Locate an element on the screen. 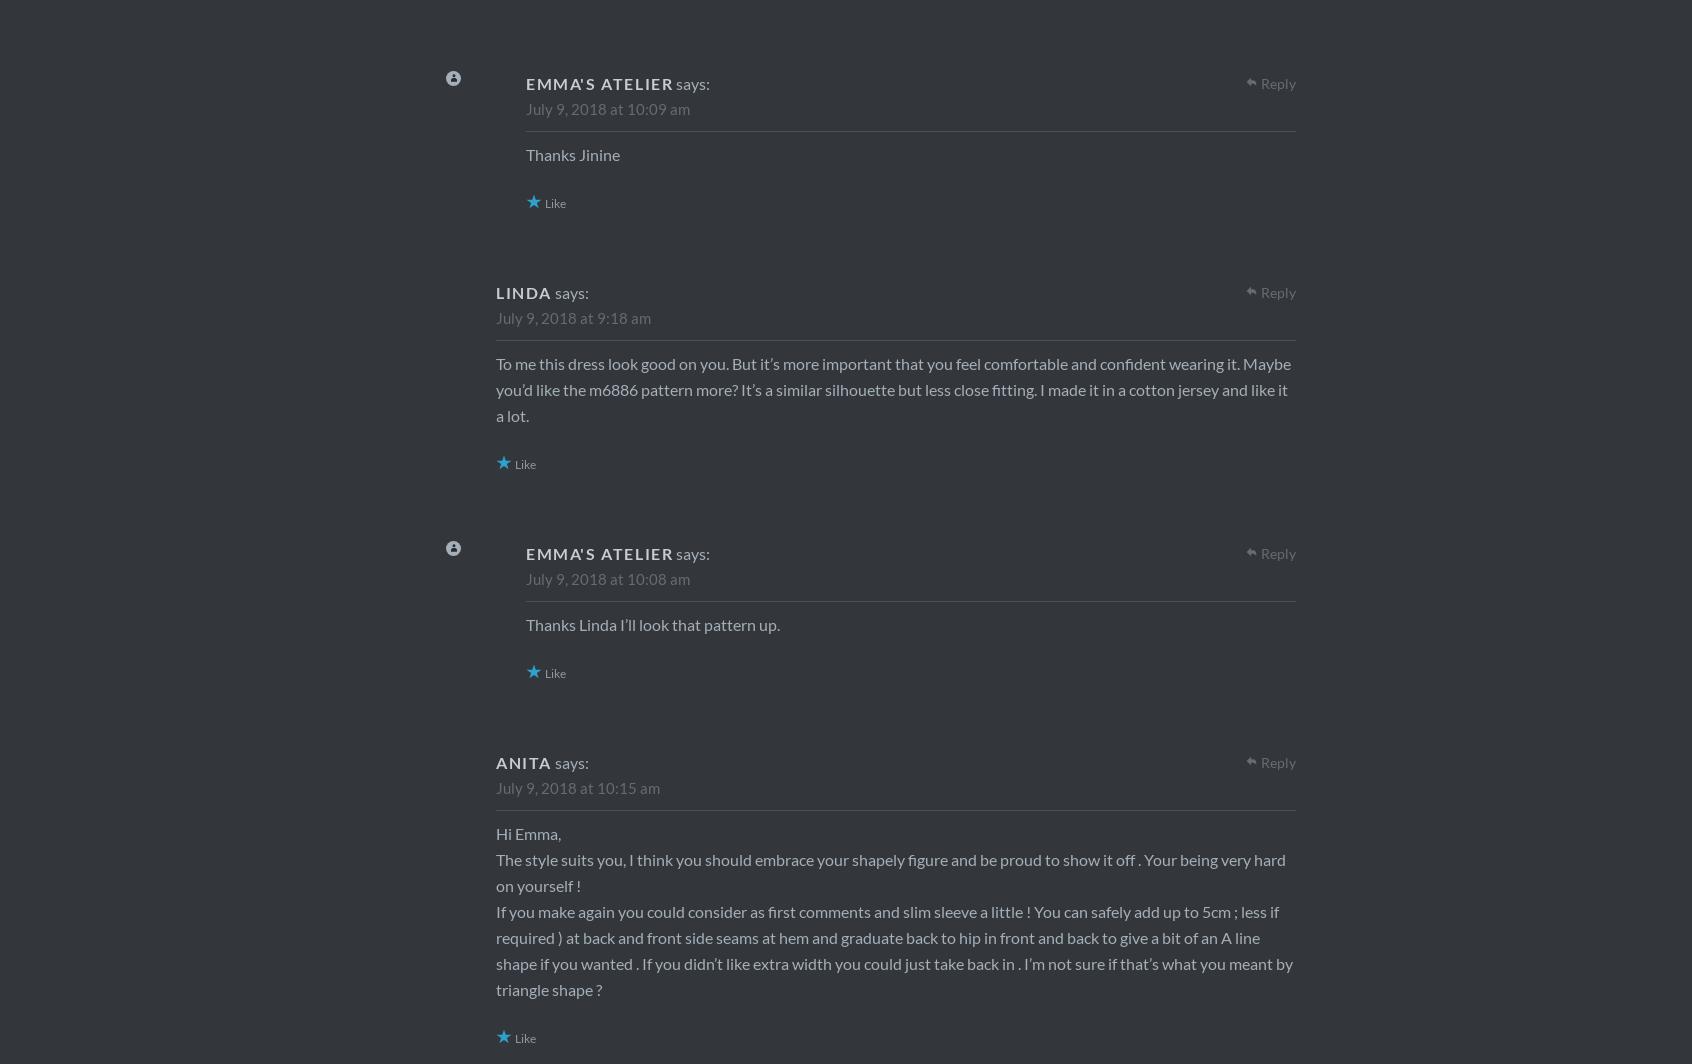 This screenshot has height=1064, width=1692. 'July 9, 2018 at 10:09 am' is located at coordinates (606, 107).